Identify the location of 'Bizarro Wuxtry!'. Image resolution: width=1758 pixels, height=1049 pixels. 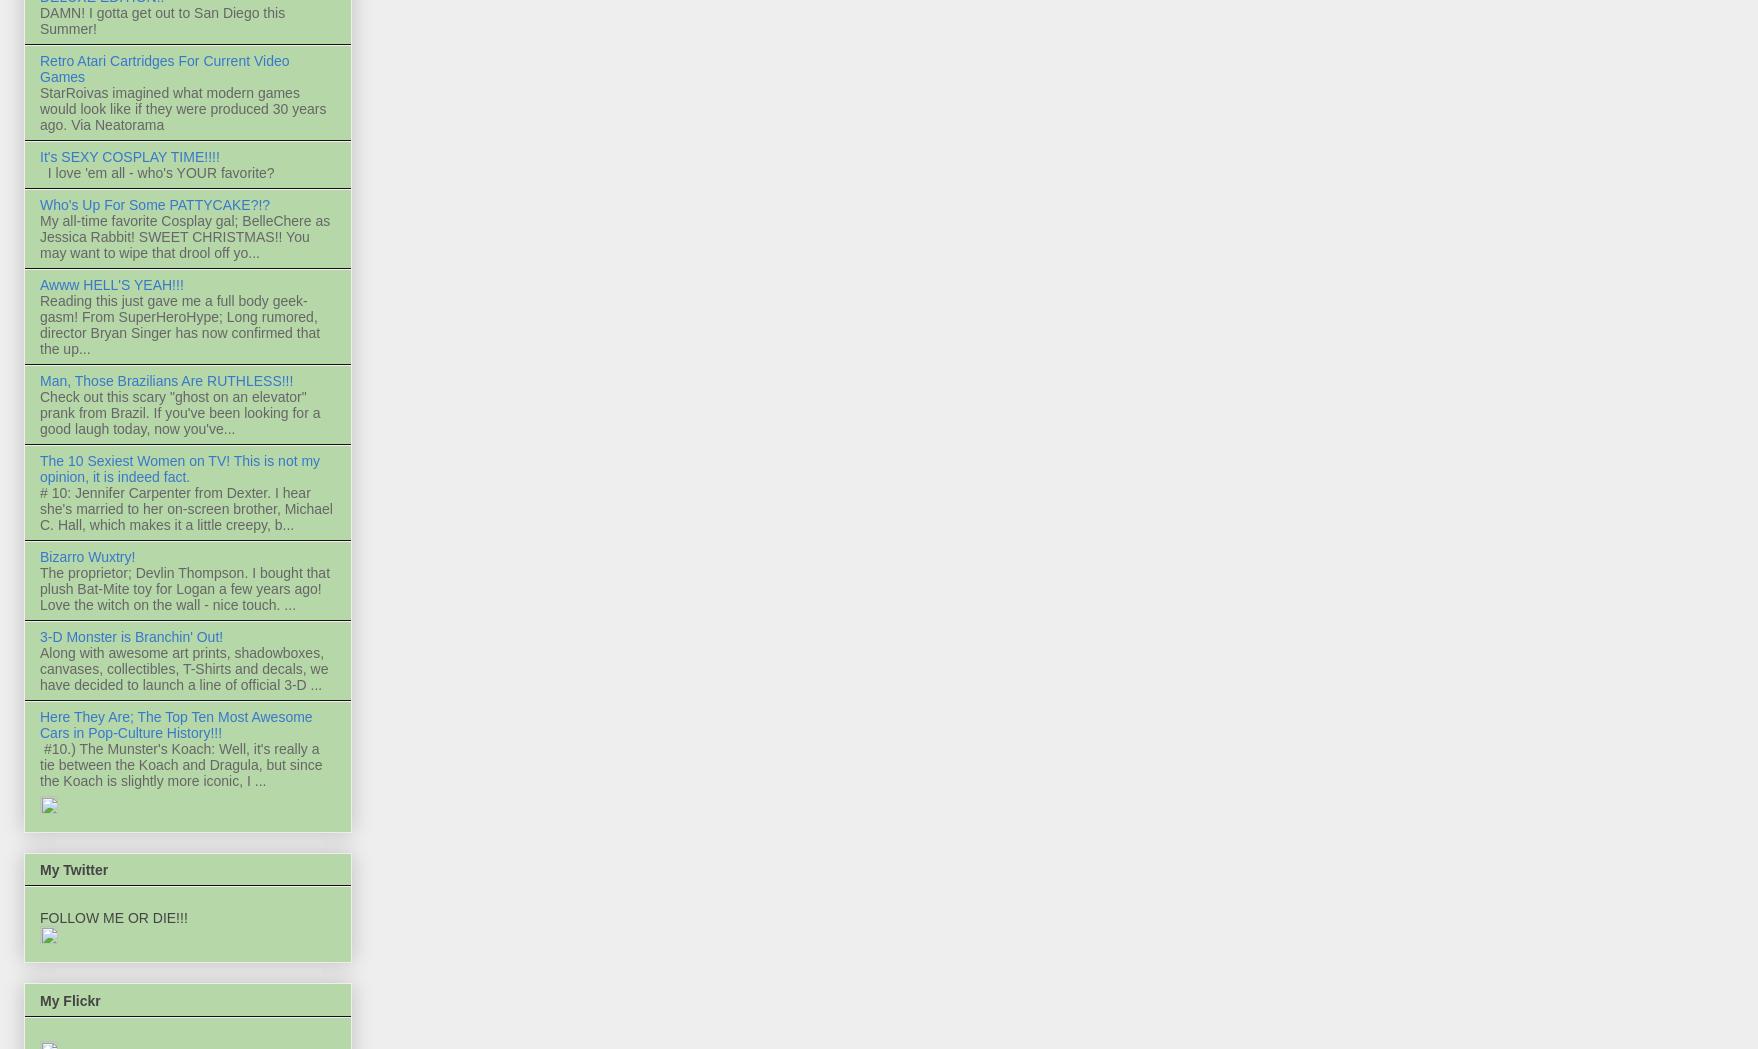
(40, 557).